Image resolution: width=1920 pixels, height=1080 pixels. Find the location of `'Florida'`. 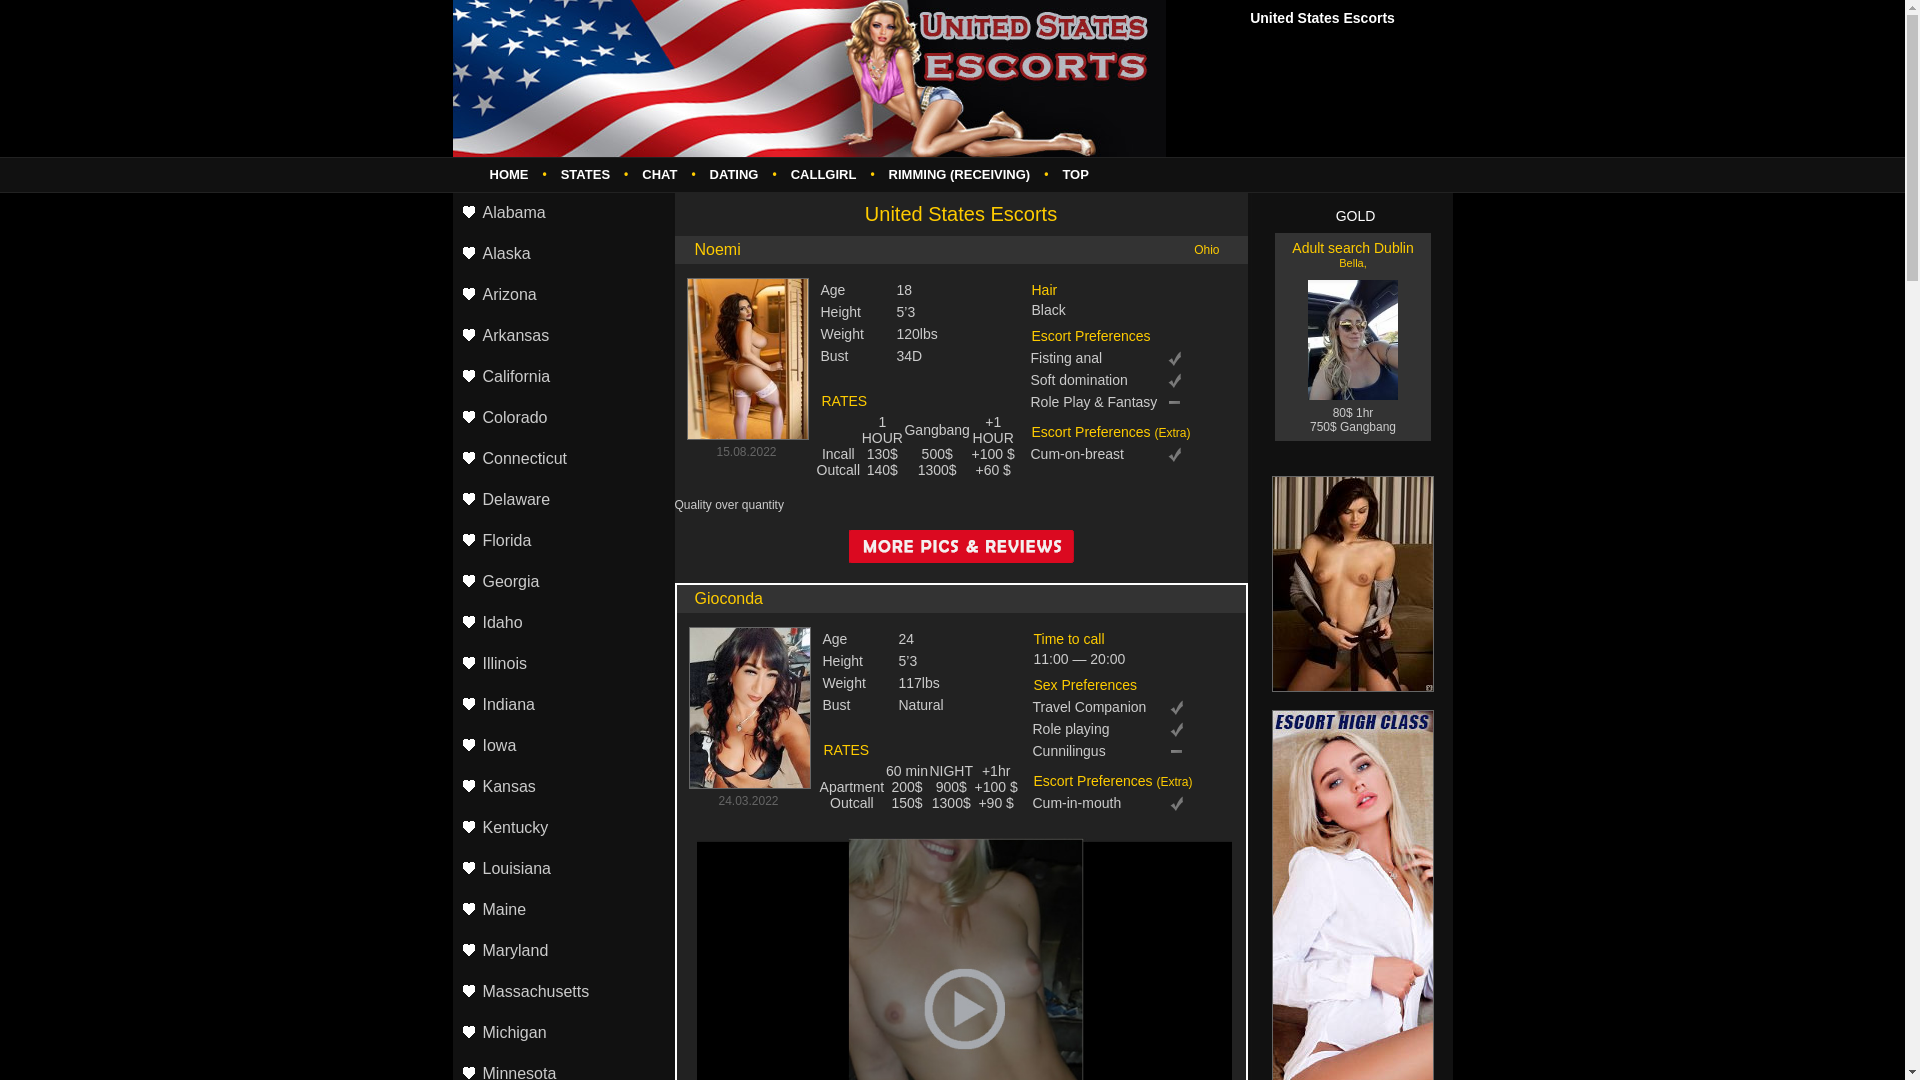

'Florida' is located at coordinates (450, 541).